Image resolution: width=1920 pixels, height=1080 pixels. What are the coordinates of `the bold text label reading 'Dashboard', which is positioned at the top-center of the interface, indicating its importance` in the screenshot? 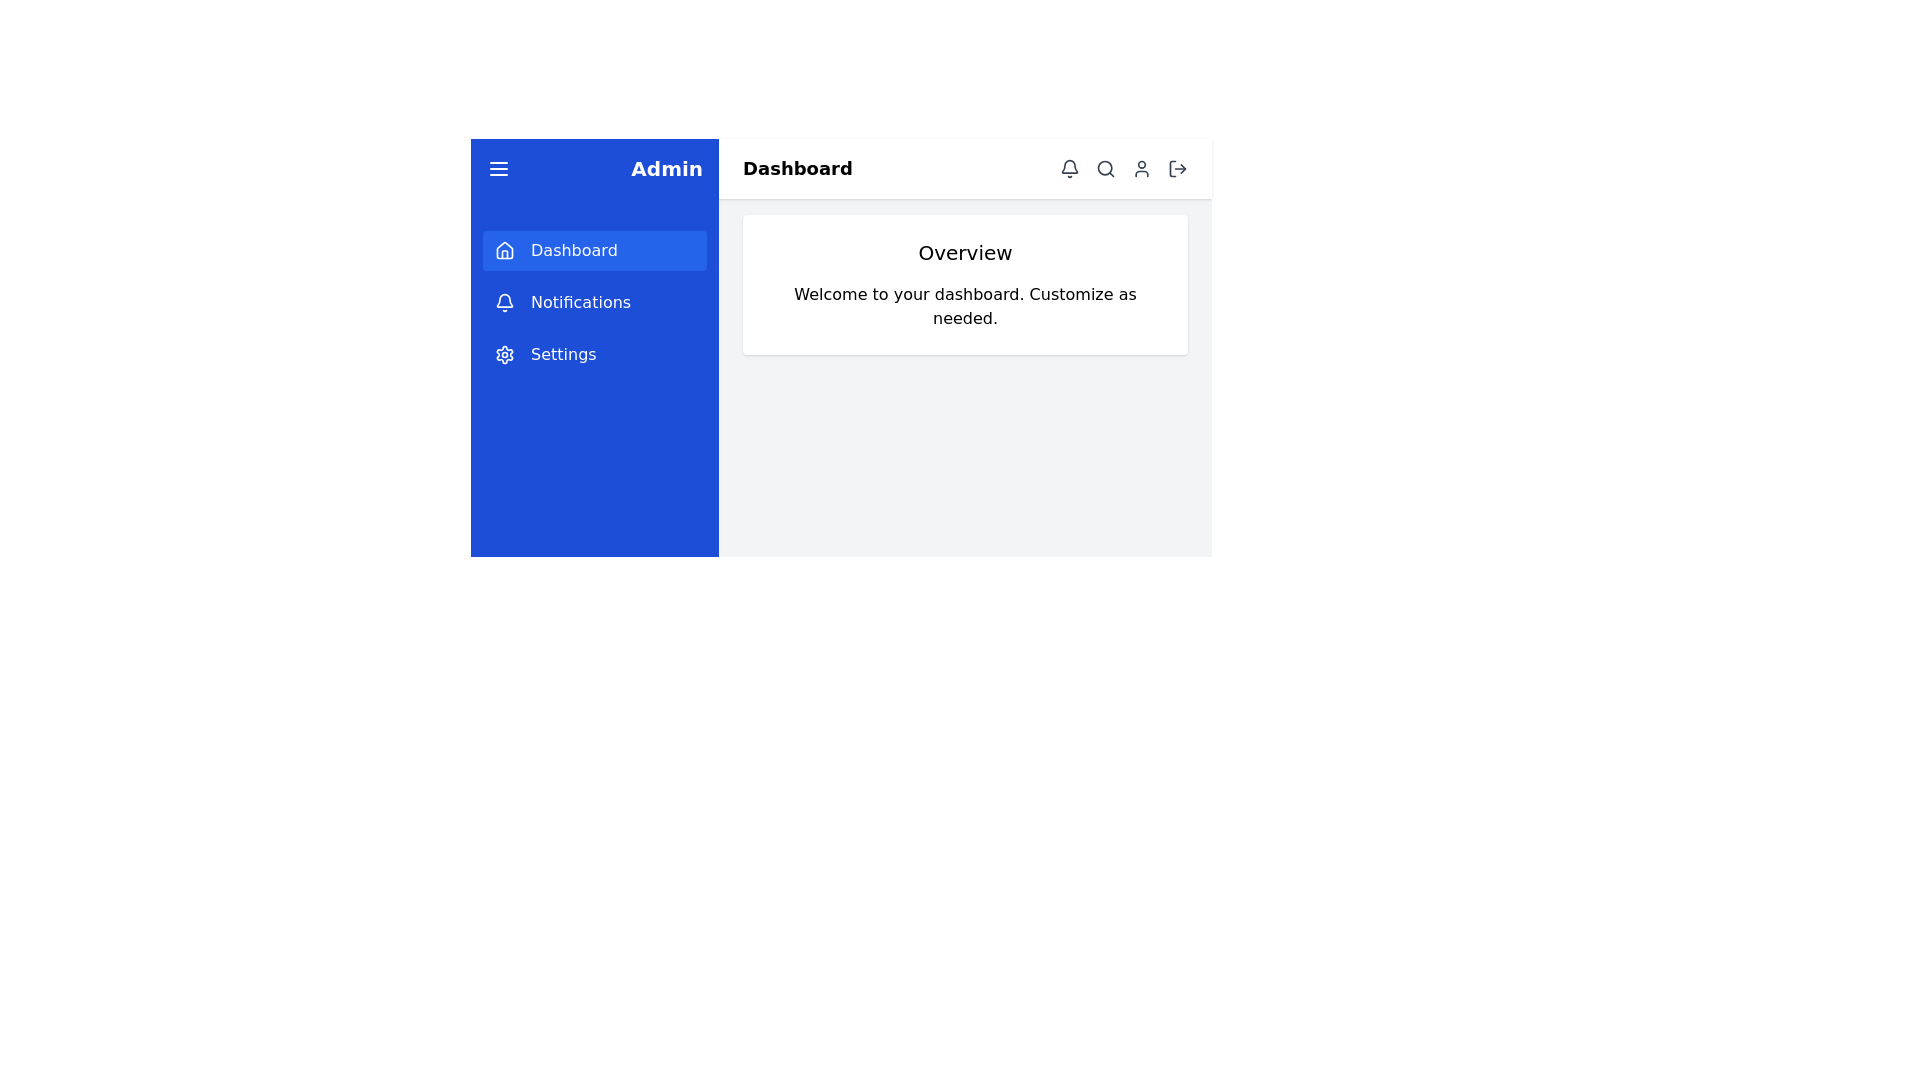 It's located at (796, 168).